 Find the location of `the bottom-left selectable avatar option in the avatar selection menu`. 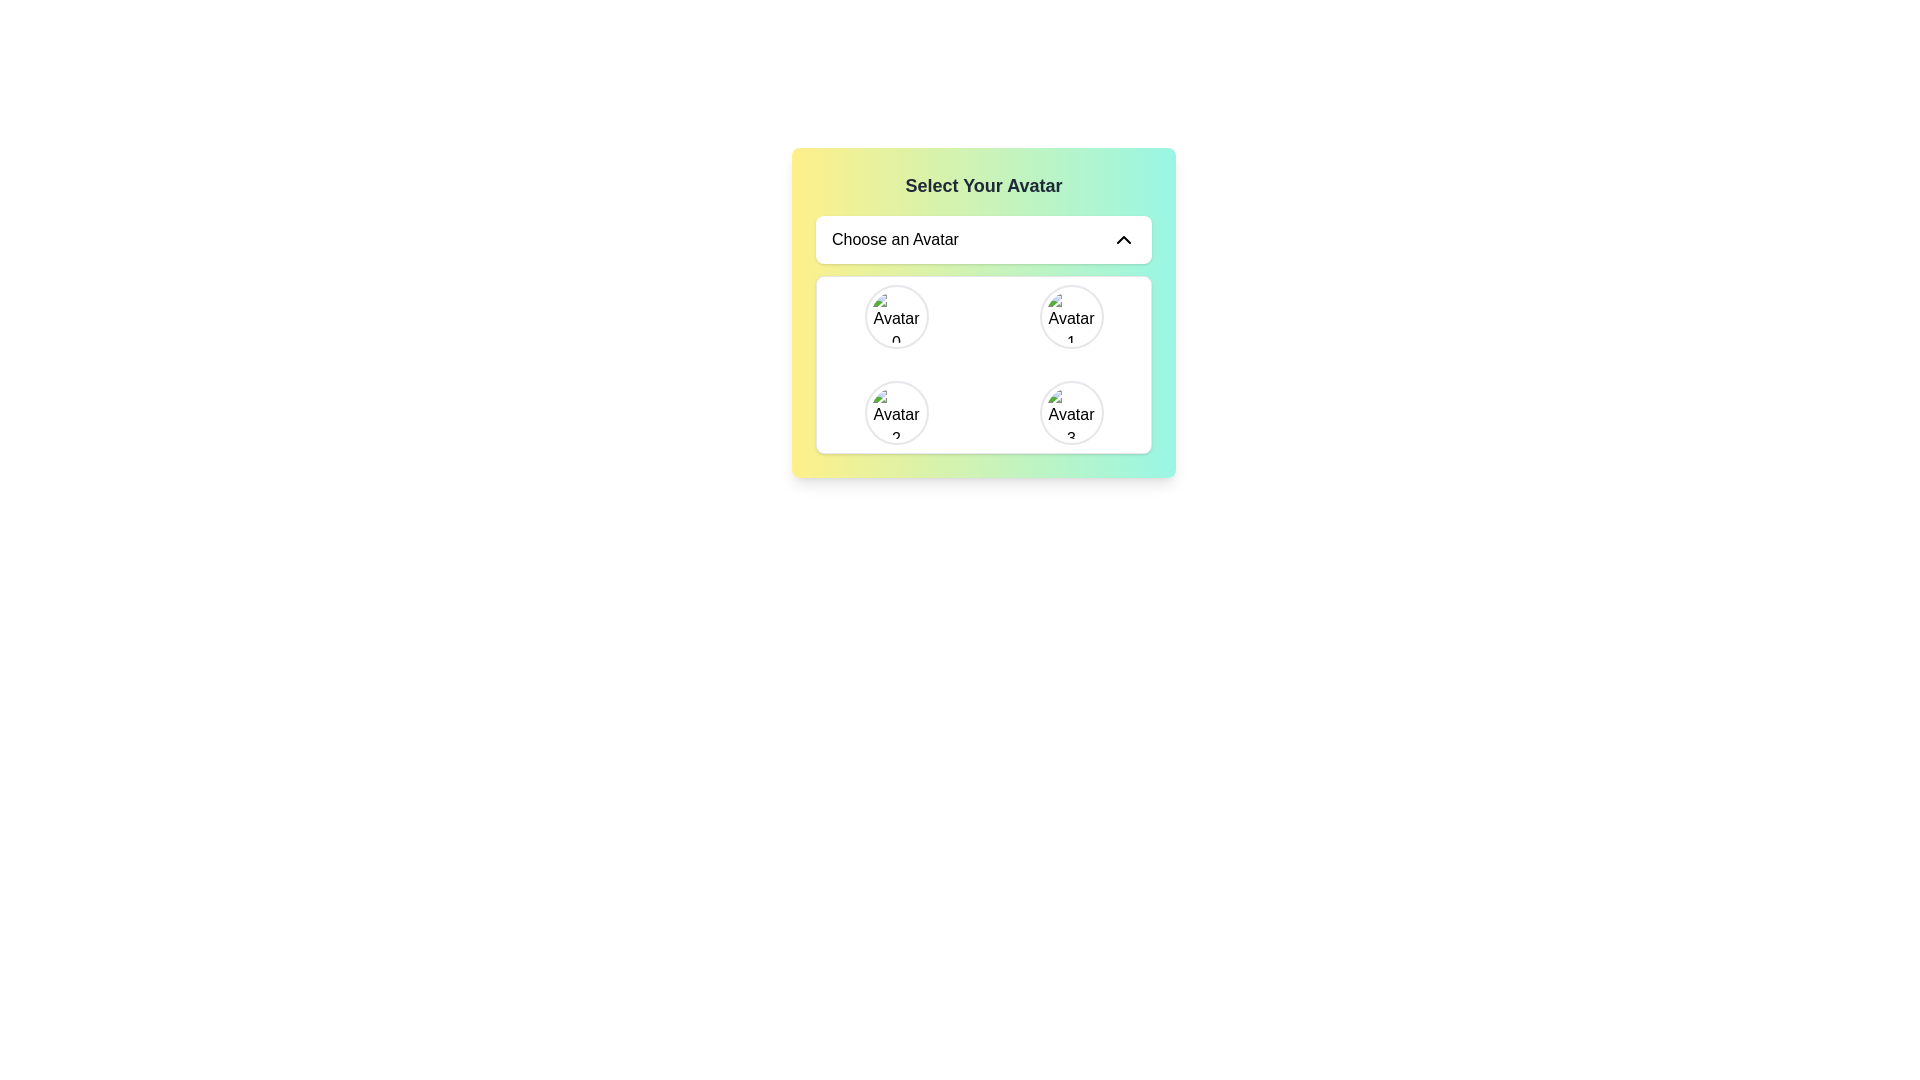

the bottom-left selectable avatar option in the avatar selection menu is located at coordinates (895, 411).